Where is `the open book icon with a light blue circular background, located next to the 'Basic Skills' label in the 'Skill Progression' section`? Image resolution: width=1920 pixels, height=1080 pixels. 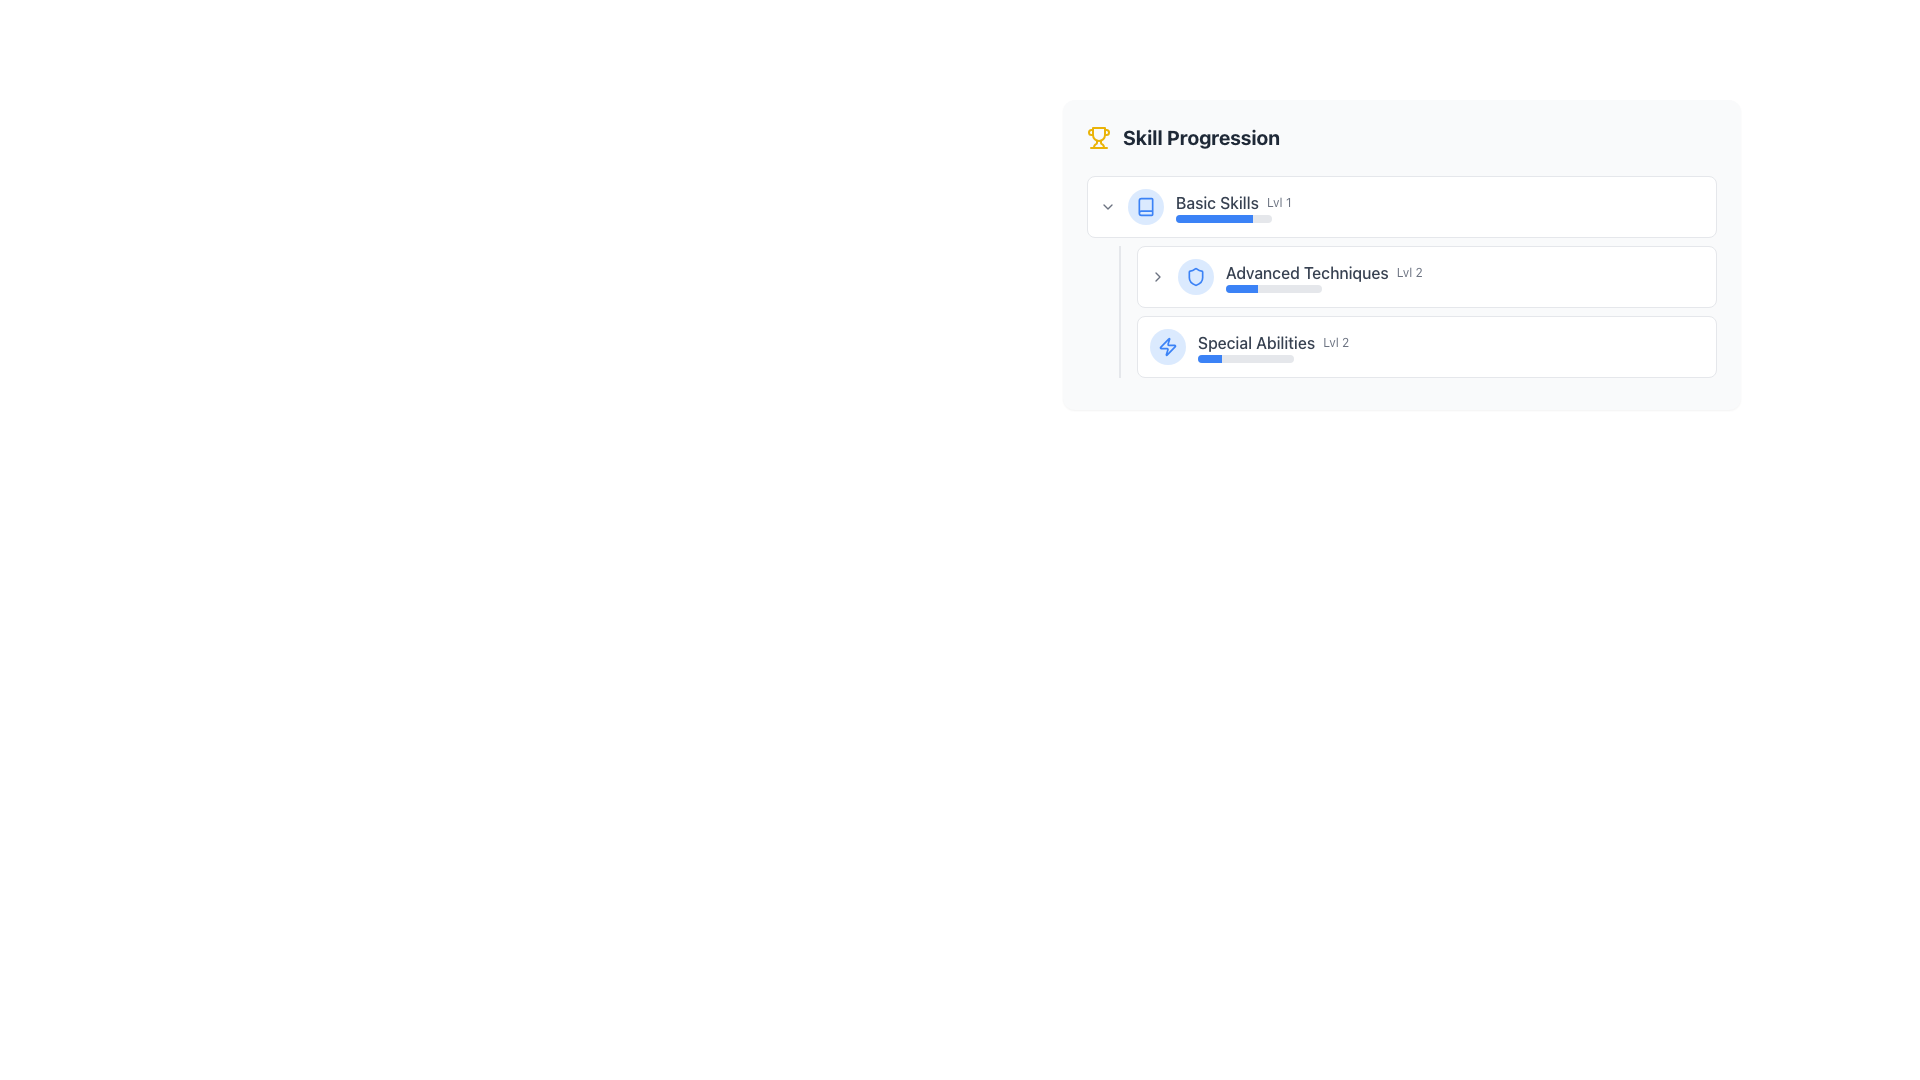 the open book icon with a light blue circular background, located next to the 'Basic Skills' label in the 'Skill Progression' section is located at coordinates (1146, 207).